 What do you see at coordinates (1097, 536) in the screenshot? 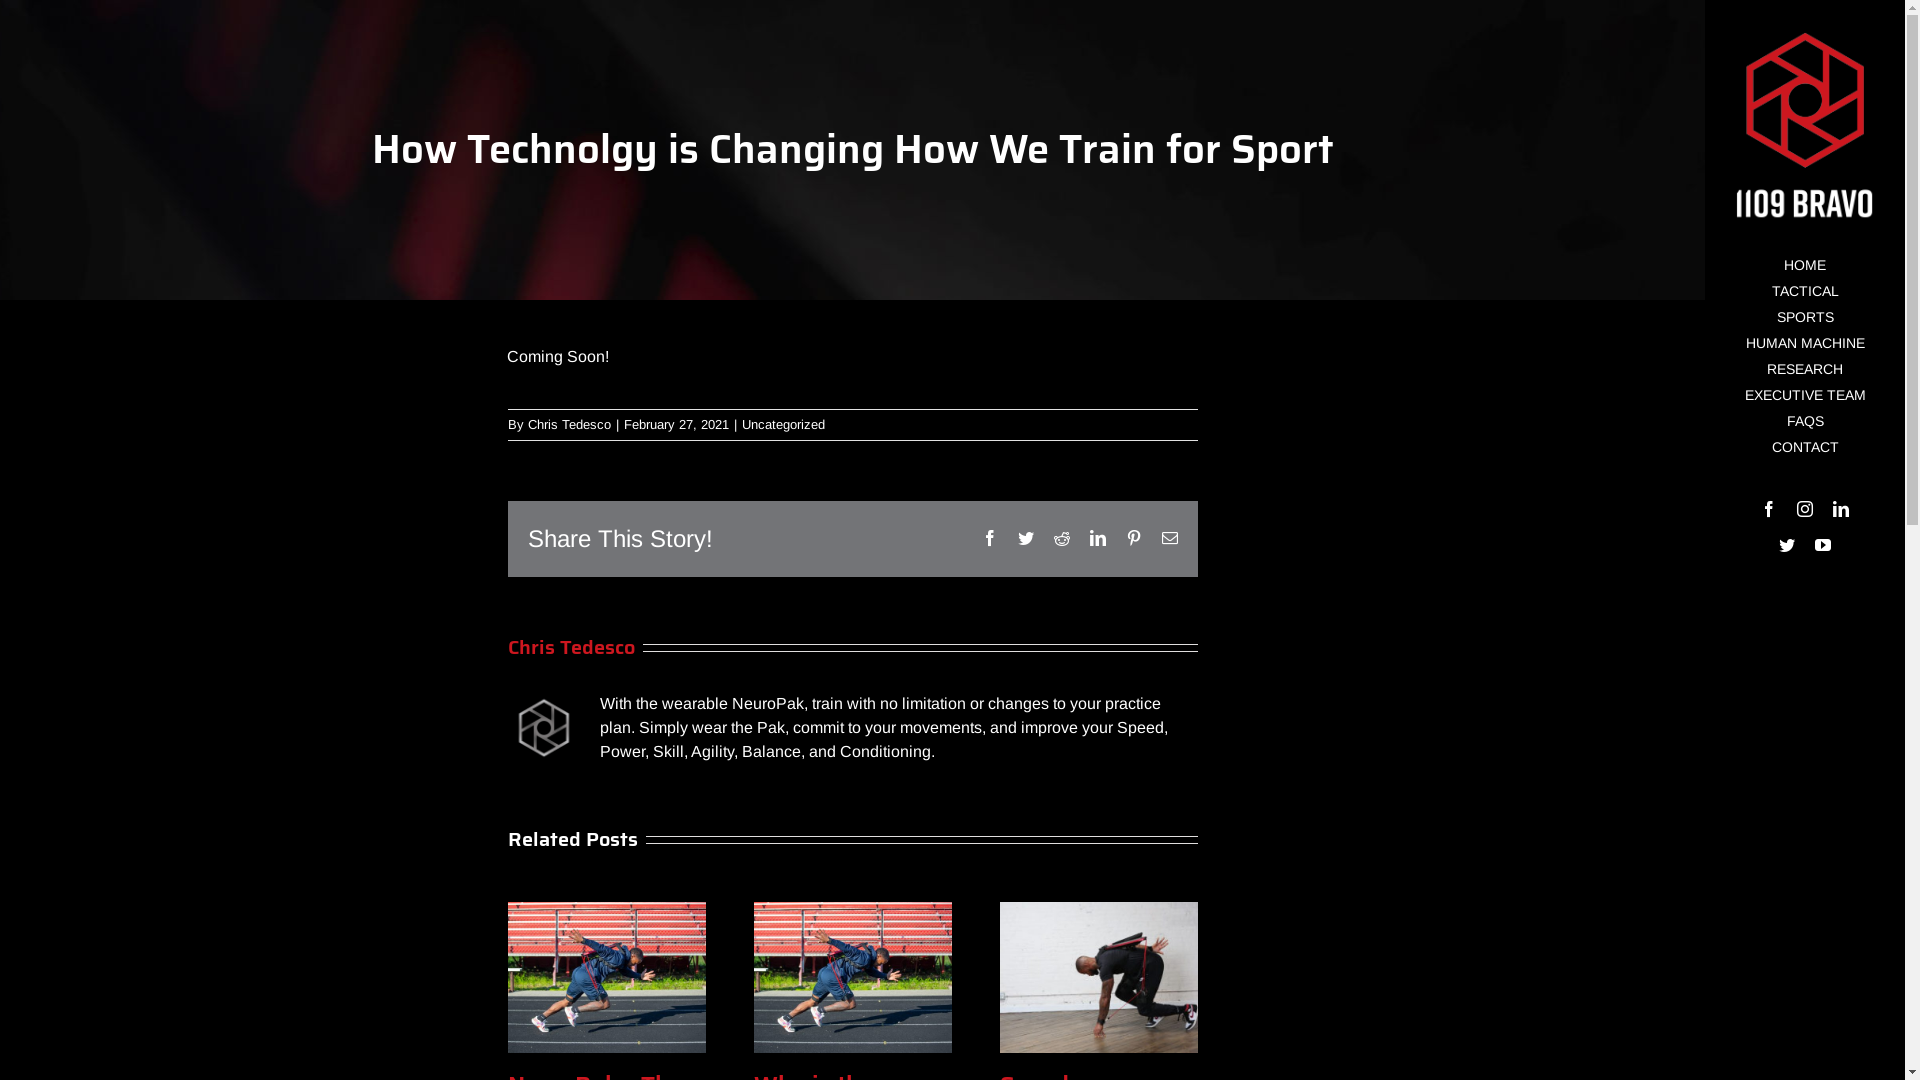
I see `'LinkedIn'` at bounding box center [1097, 536].